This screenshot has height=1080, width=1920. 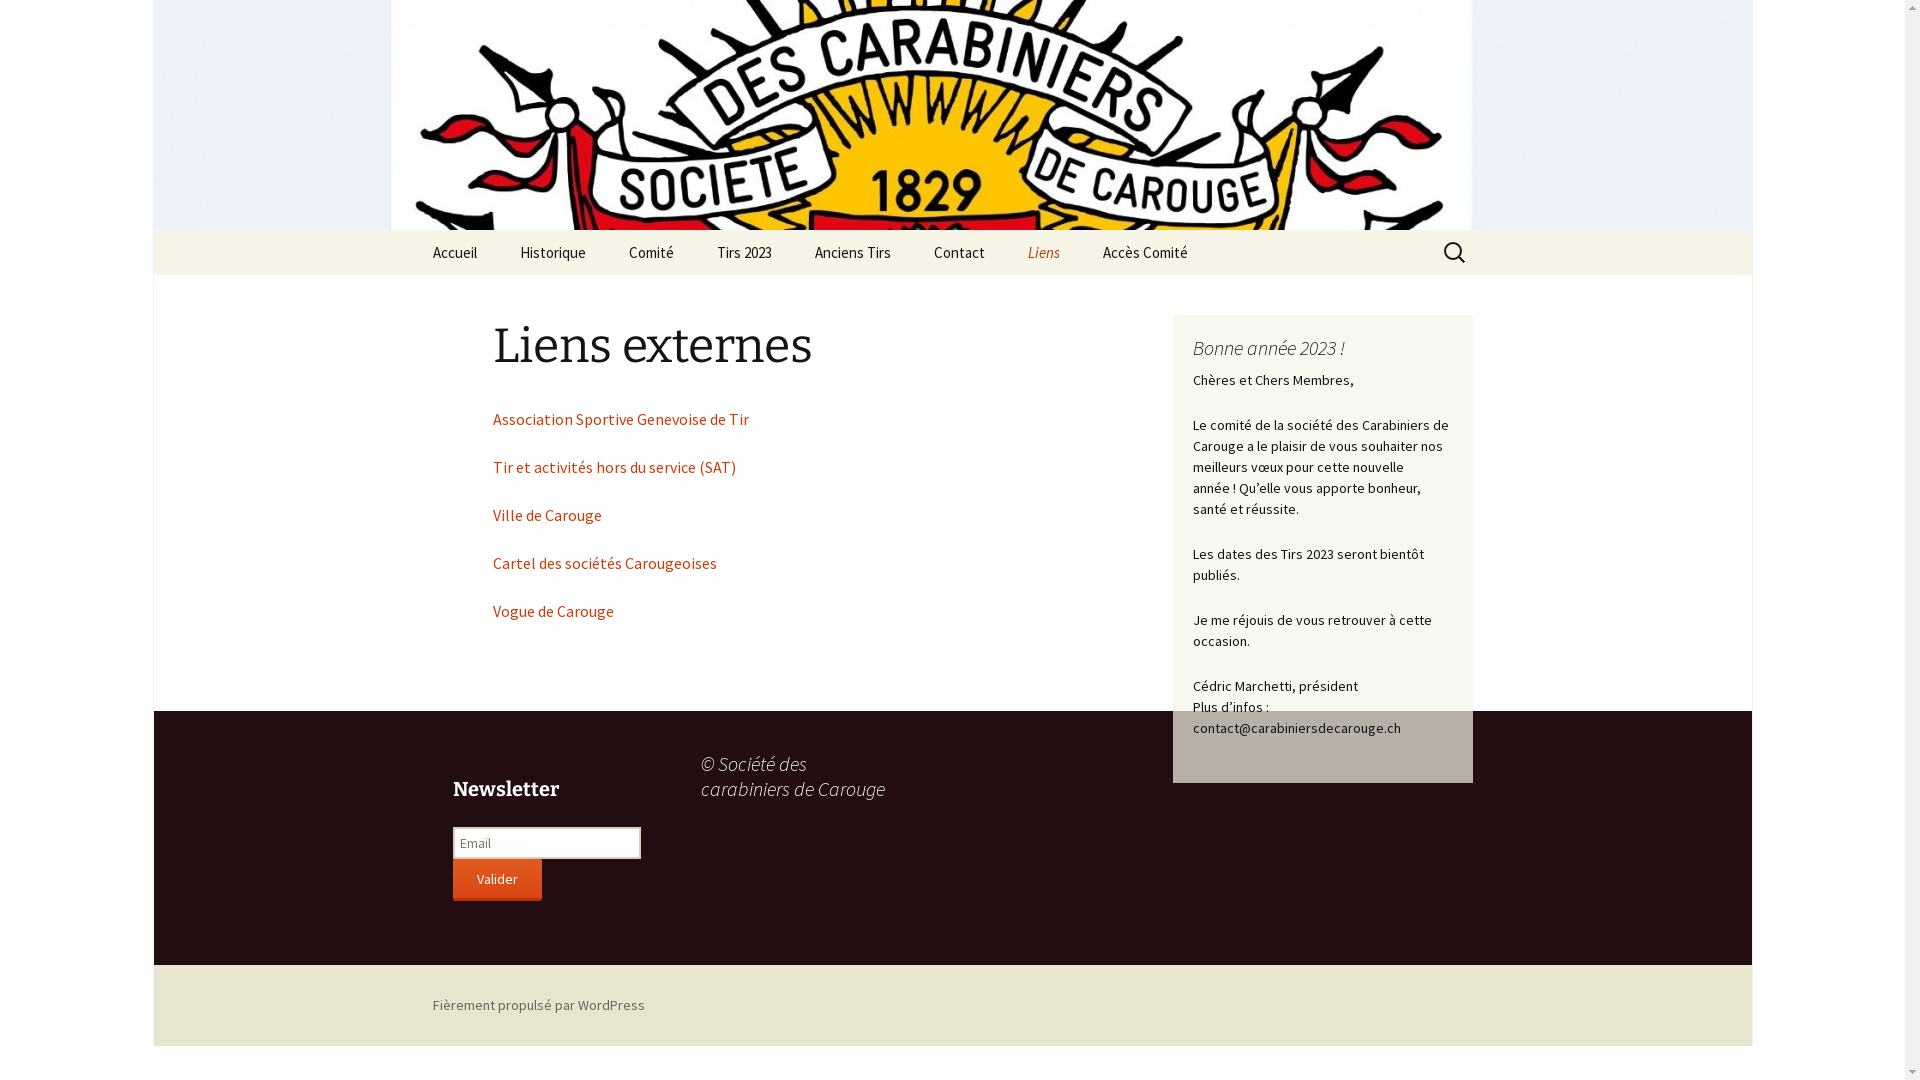 What do you see at coordinates (491, 418) in the screenshot?
I see `'Association Sportive Genevoise de Tir'` at bounding box center [491, 418].